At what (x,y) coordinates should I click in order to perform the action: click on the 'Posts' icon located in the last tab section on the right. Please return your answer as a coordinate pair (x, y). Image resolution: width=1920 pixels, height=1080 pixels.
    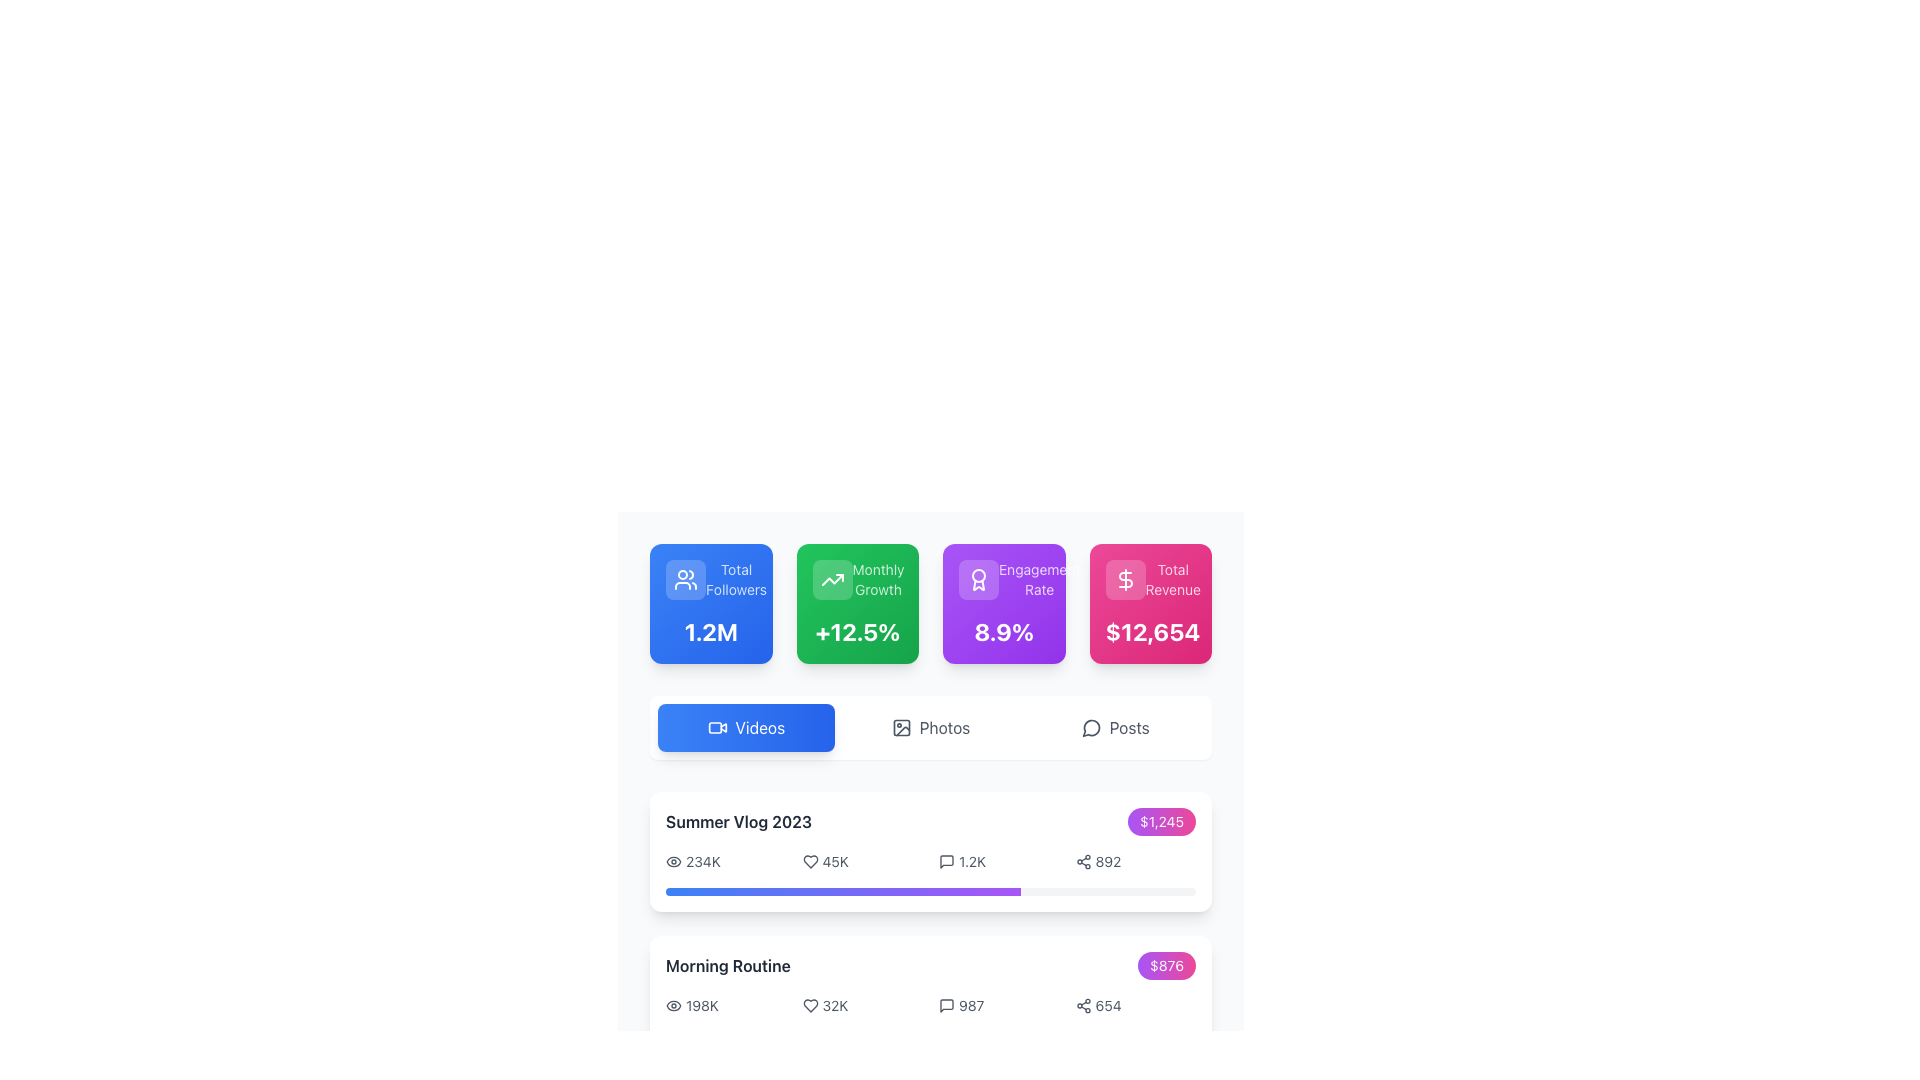
    Looking at the image, I should click on (1090, 728).